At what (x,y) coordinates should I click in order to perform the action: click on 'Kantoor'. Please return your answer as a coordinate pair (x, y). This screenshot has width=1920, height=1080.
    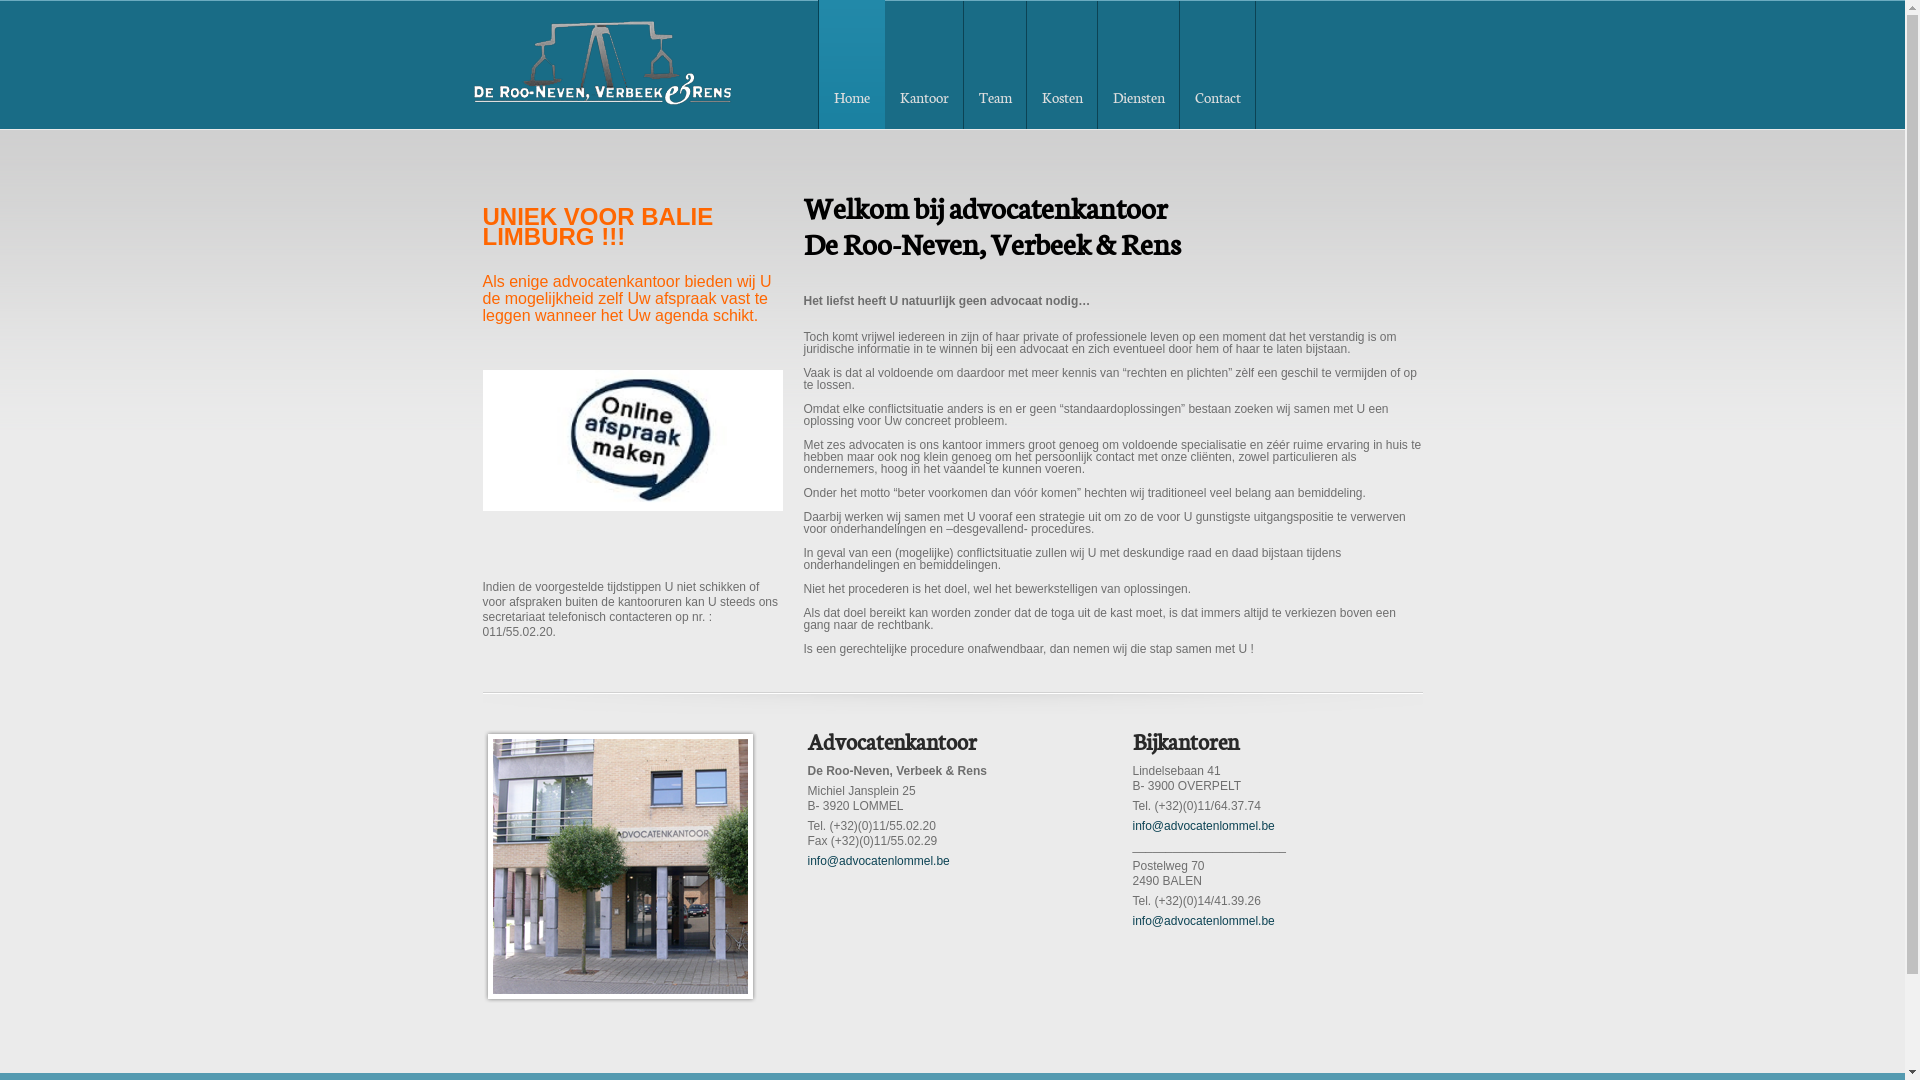
    Looking at the image, I should click on (922, 63).